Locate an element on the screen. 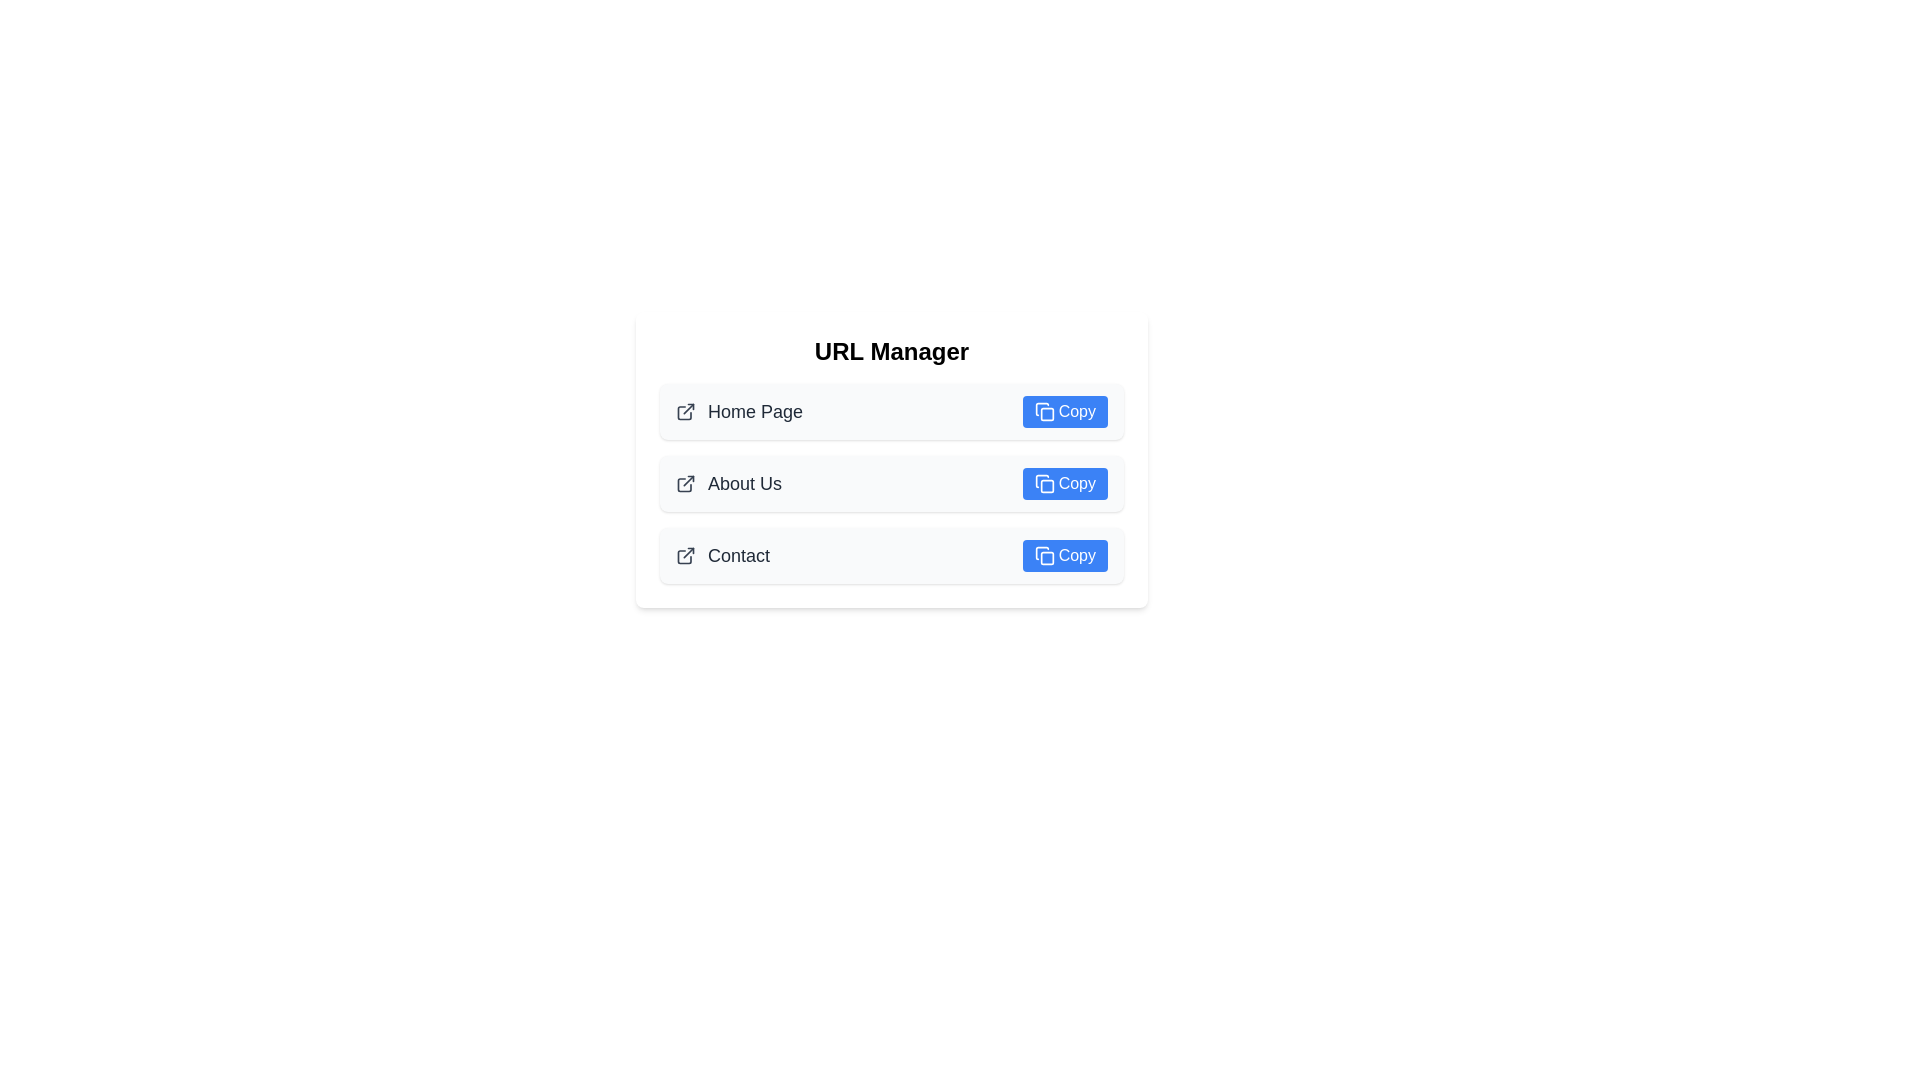 Image resolution: width=1920 pixels, height=1080 pixels. the Static text element (Heading) that serves as the title for the section, which is centrally located above other content is located at coordinates (891, 350).